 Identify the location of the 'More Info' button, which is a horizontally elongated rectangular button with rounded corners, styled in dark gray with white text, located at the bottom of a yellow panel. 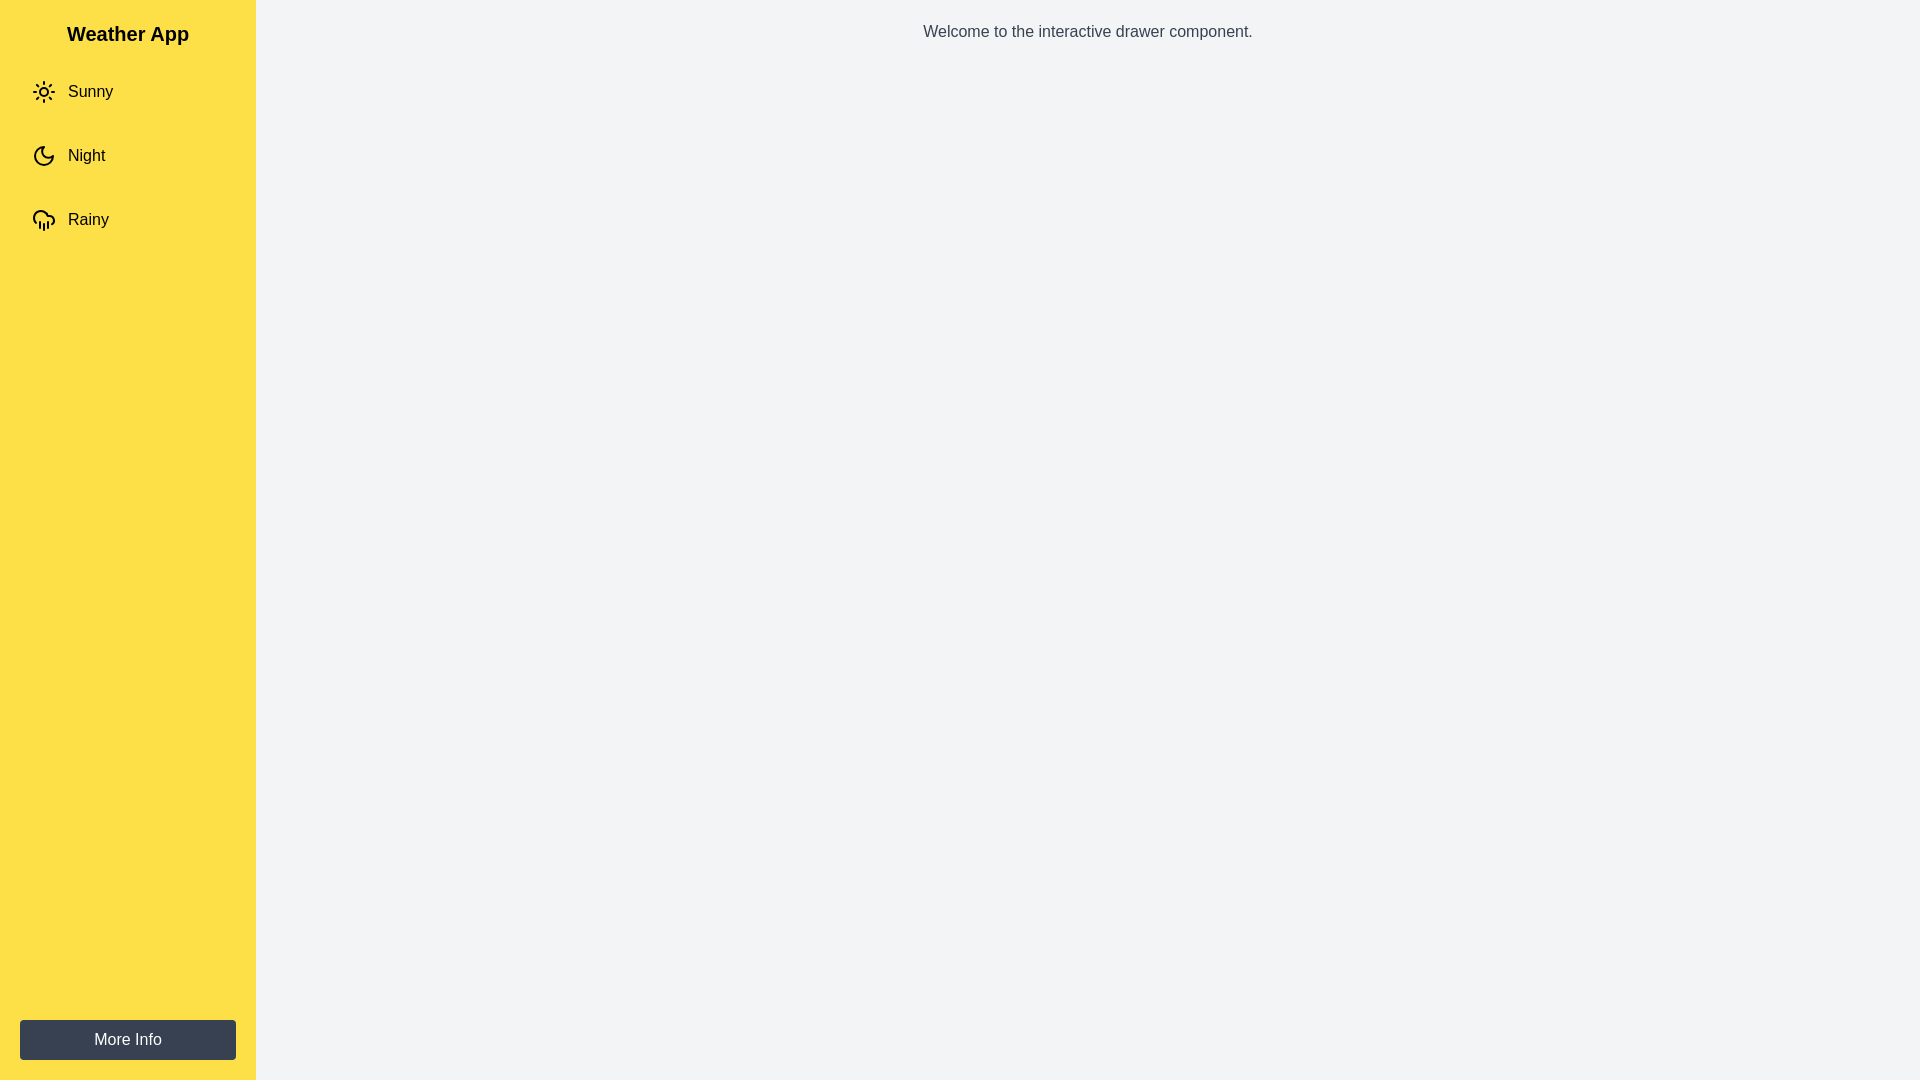
(127, 1039).